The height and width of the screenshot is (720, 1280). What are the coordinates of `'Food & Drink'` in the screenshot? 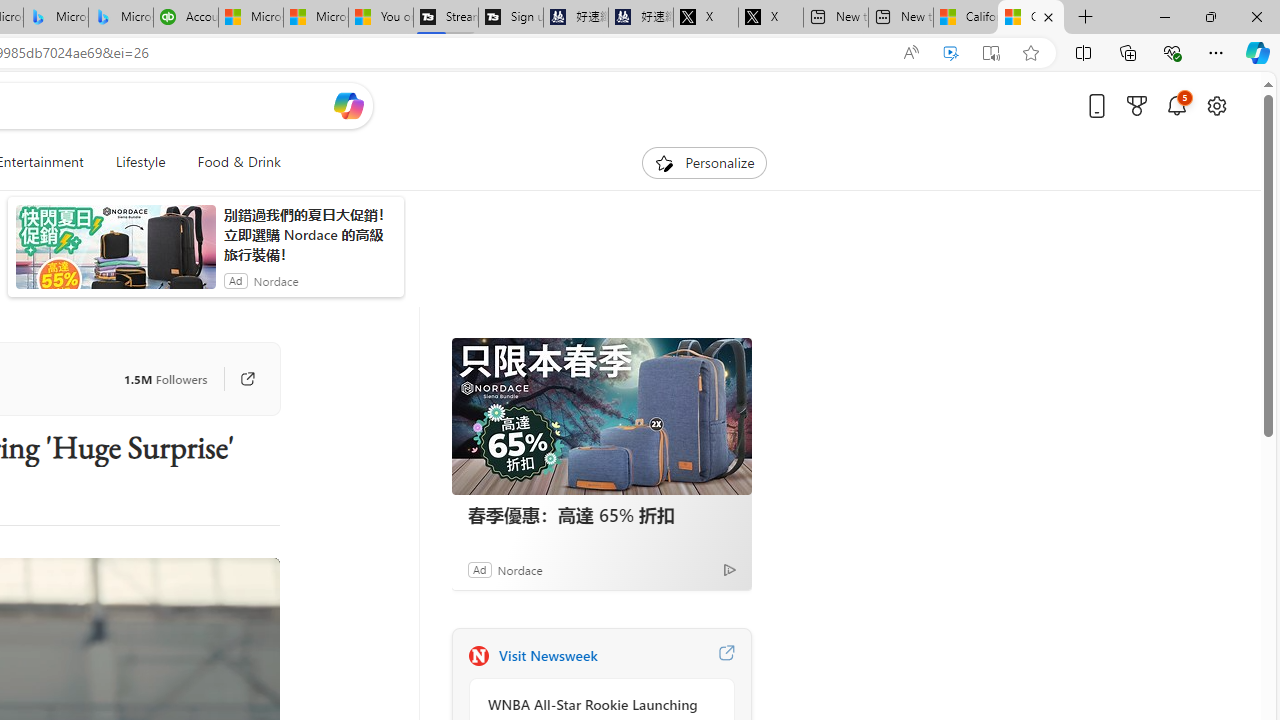 It's located at (239, 162).